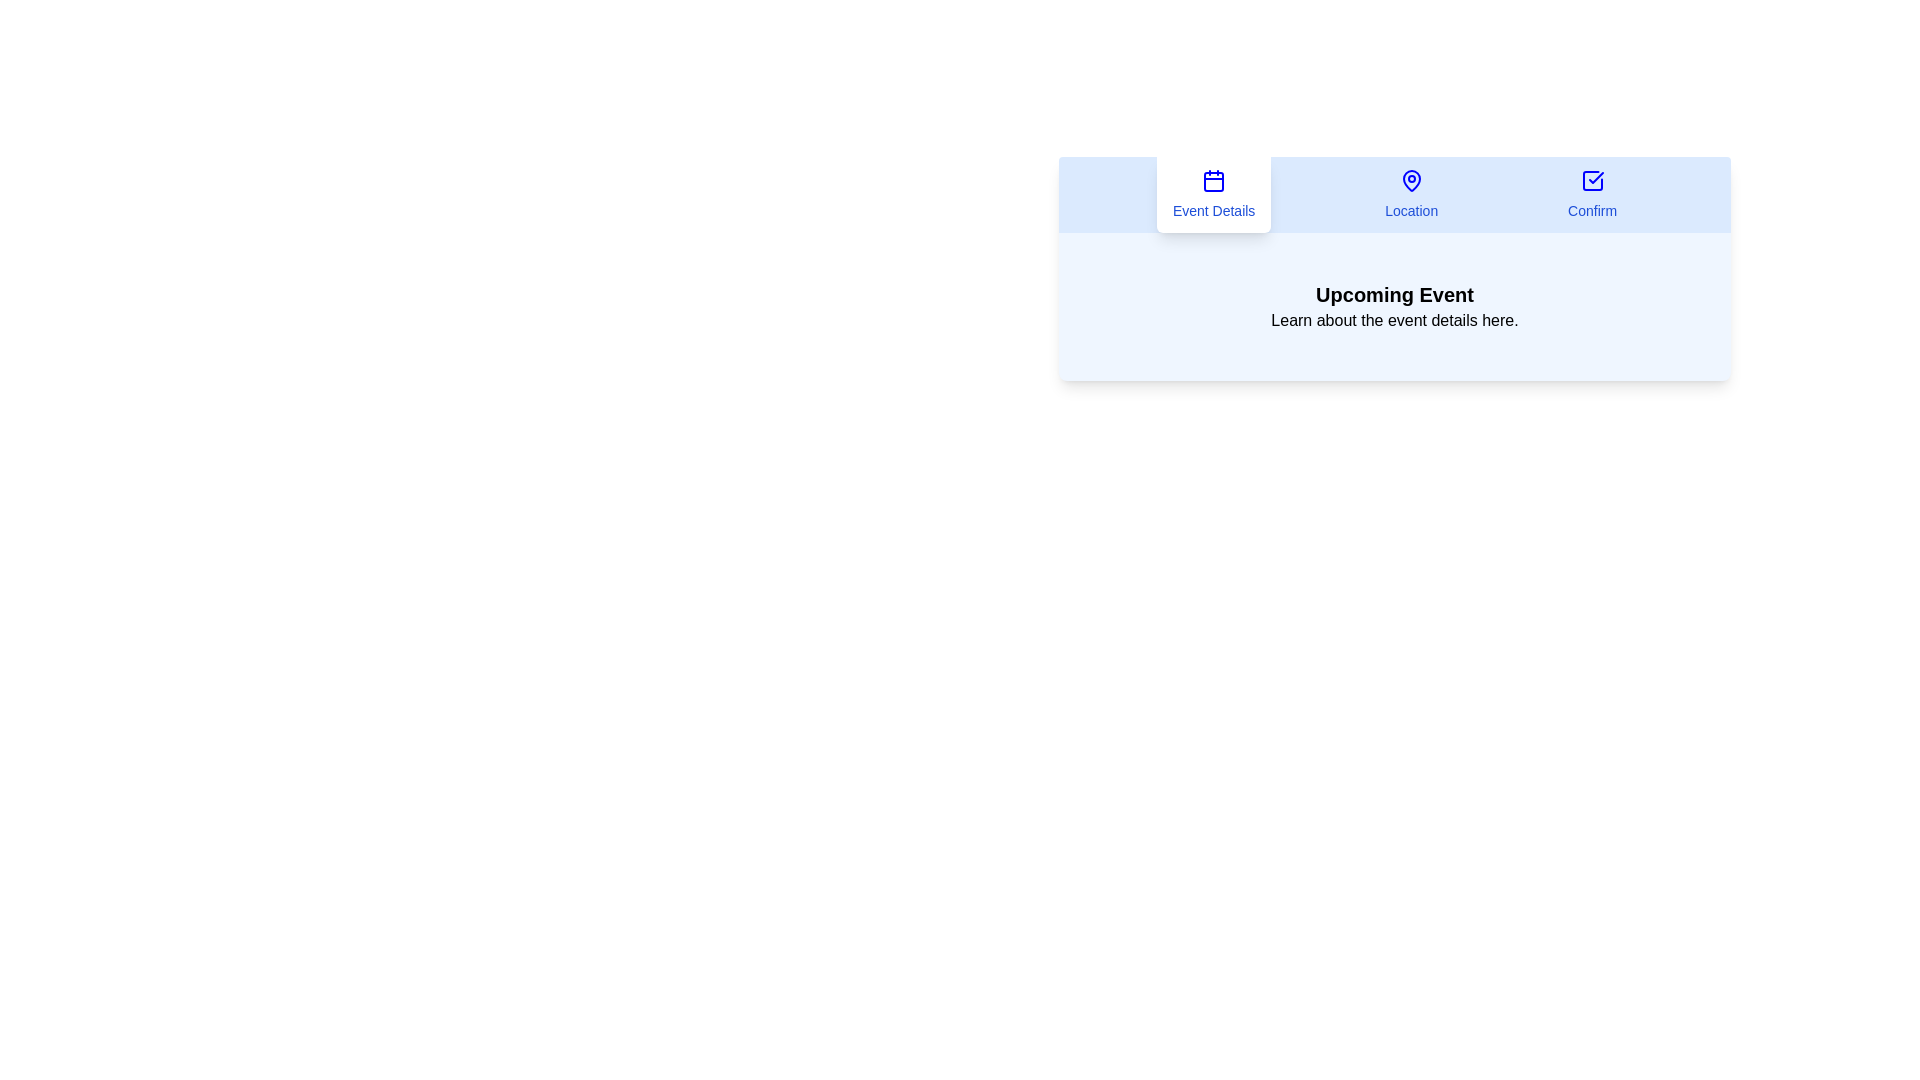  Describe the element at coordinates (1213, 195) in the screenshot. I see `the center of the active tab to refresh its content` at that location.